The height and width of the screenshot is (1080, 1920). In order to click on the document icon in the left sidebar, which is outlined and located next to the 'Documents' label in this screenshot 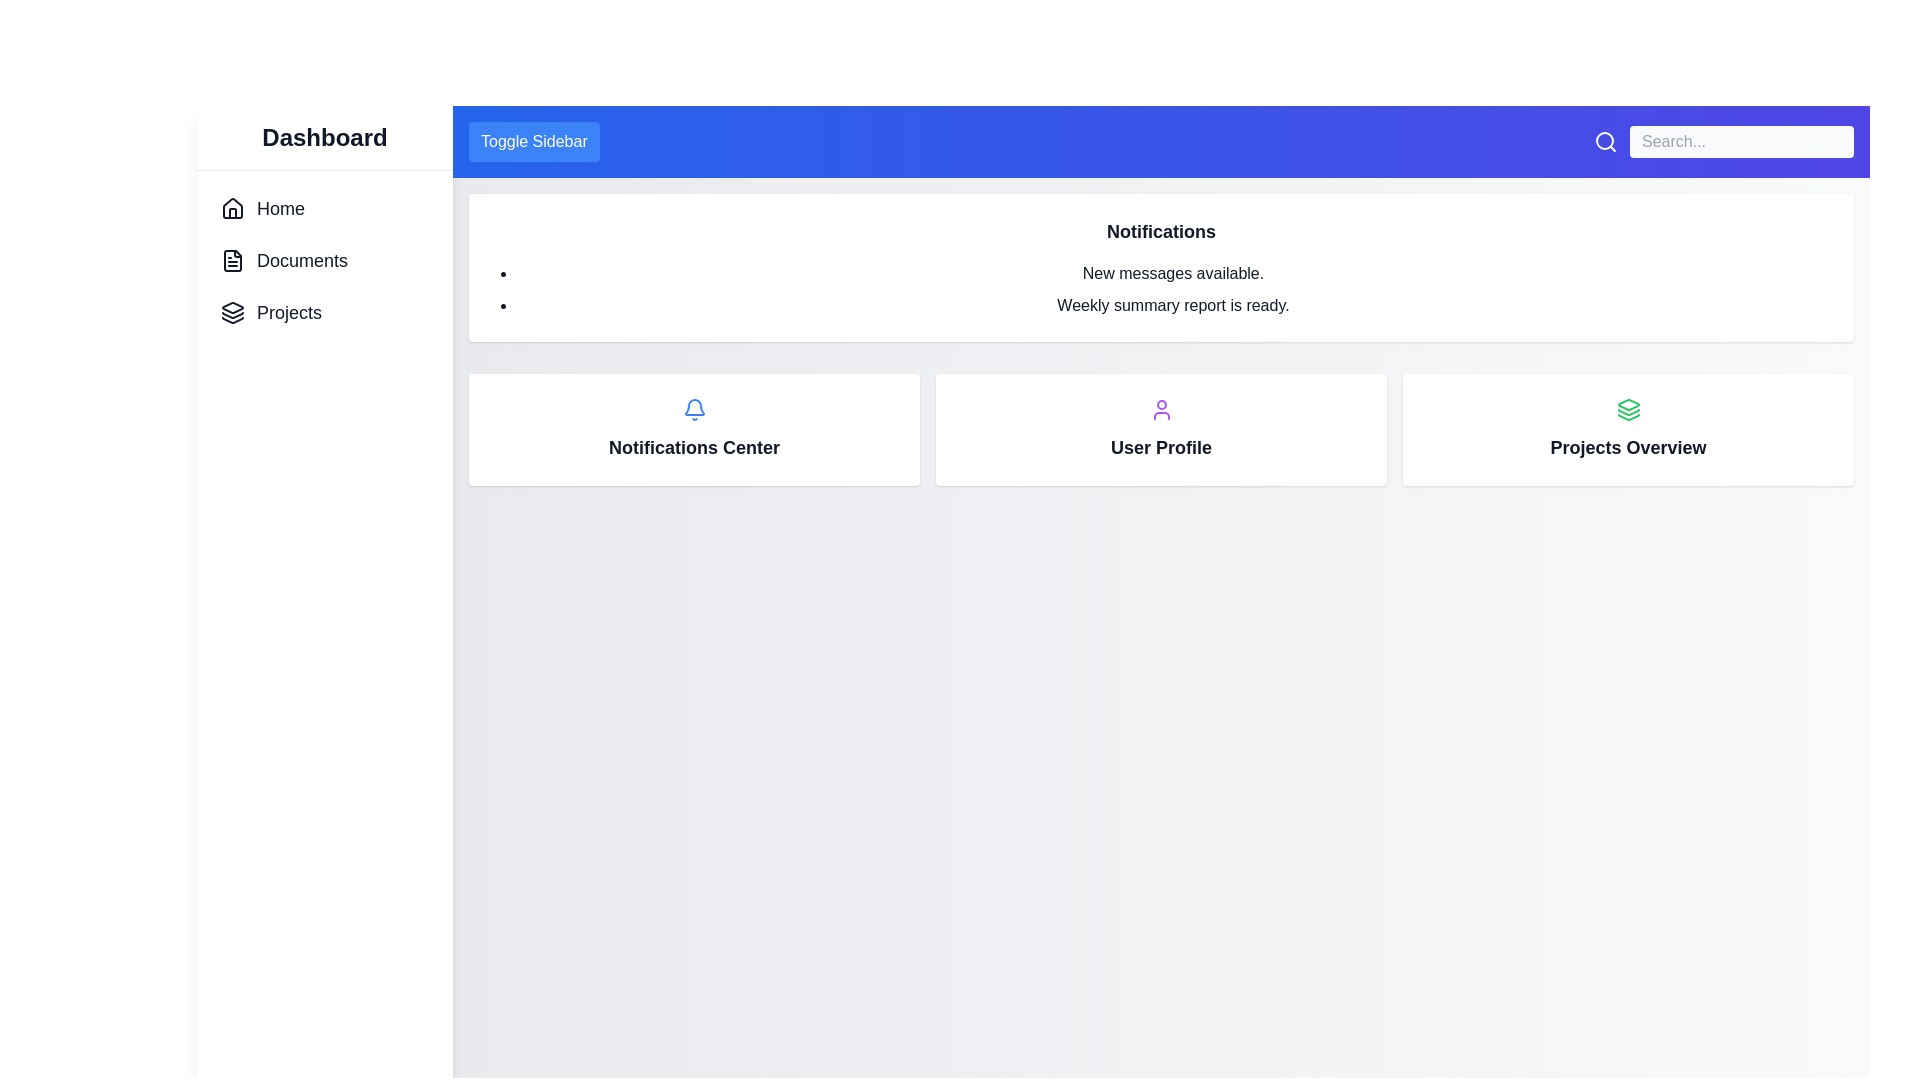, I will do `click(233, 260)`.